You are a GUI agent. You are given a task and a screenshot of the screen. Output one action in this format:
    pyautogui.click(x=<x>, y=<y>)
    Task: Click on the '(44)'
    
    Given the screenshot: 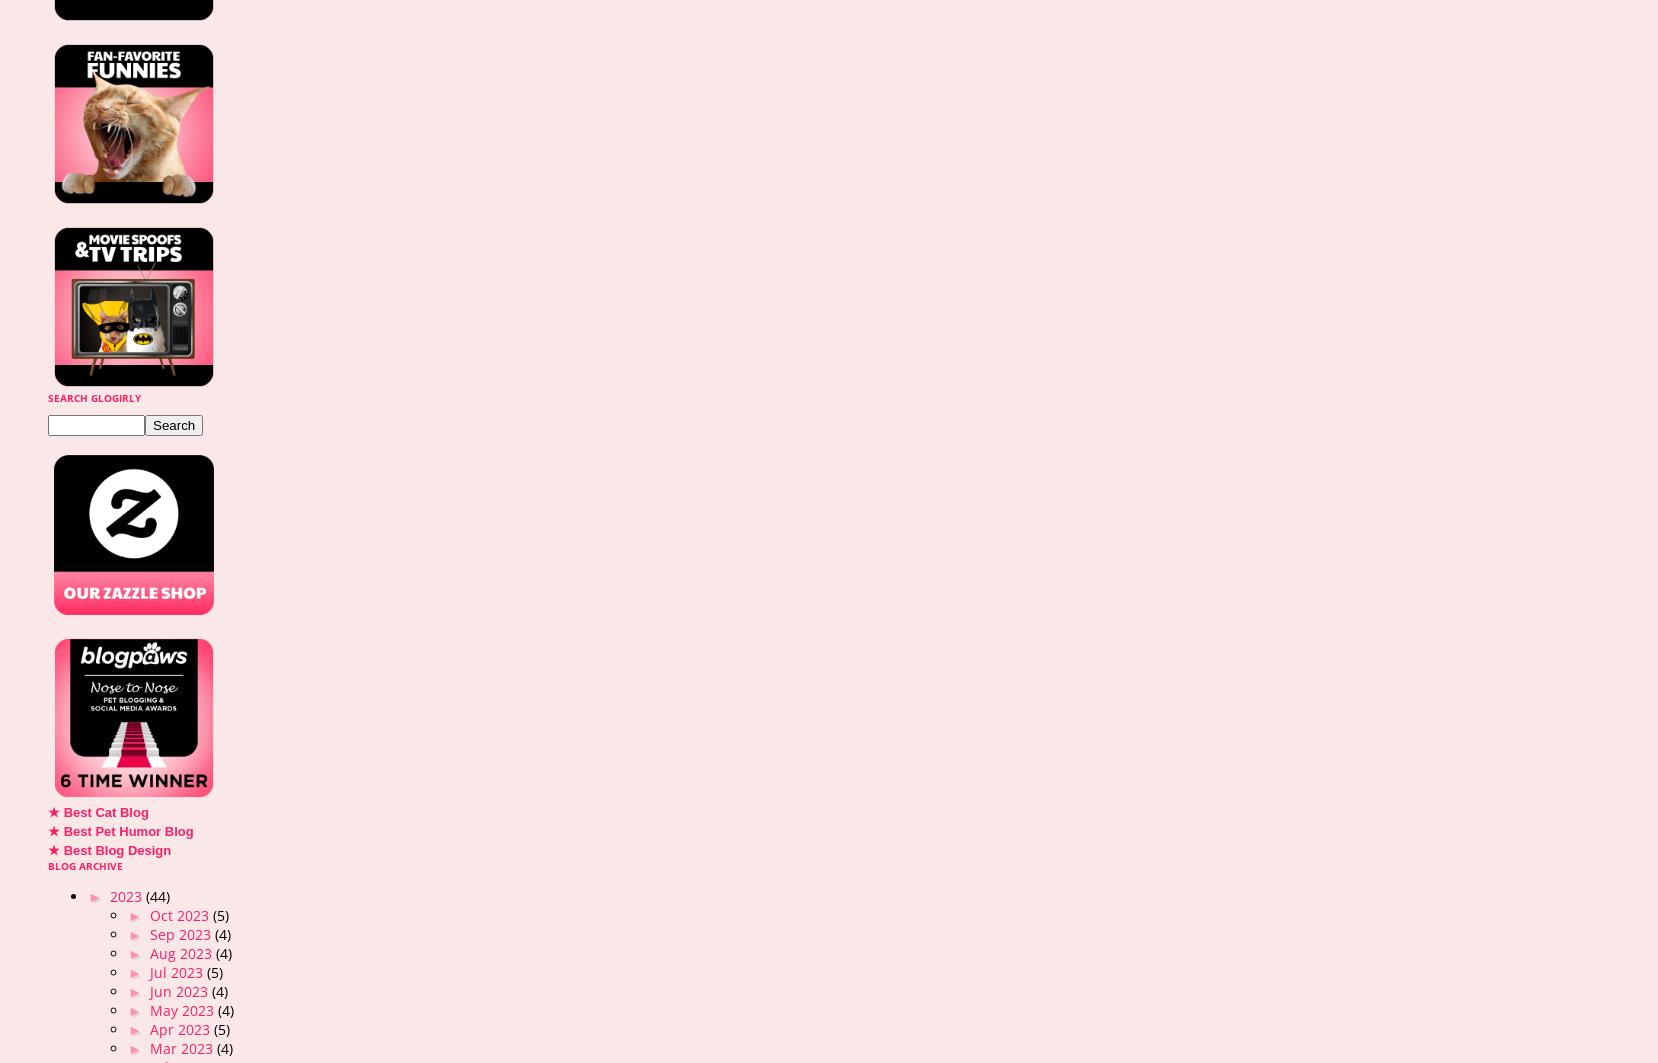 What is the action you would take?
    pyautogui.click(x=157, y=895)
    